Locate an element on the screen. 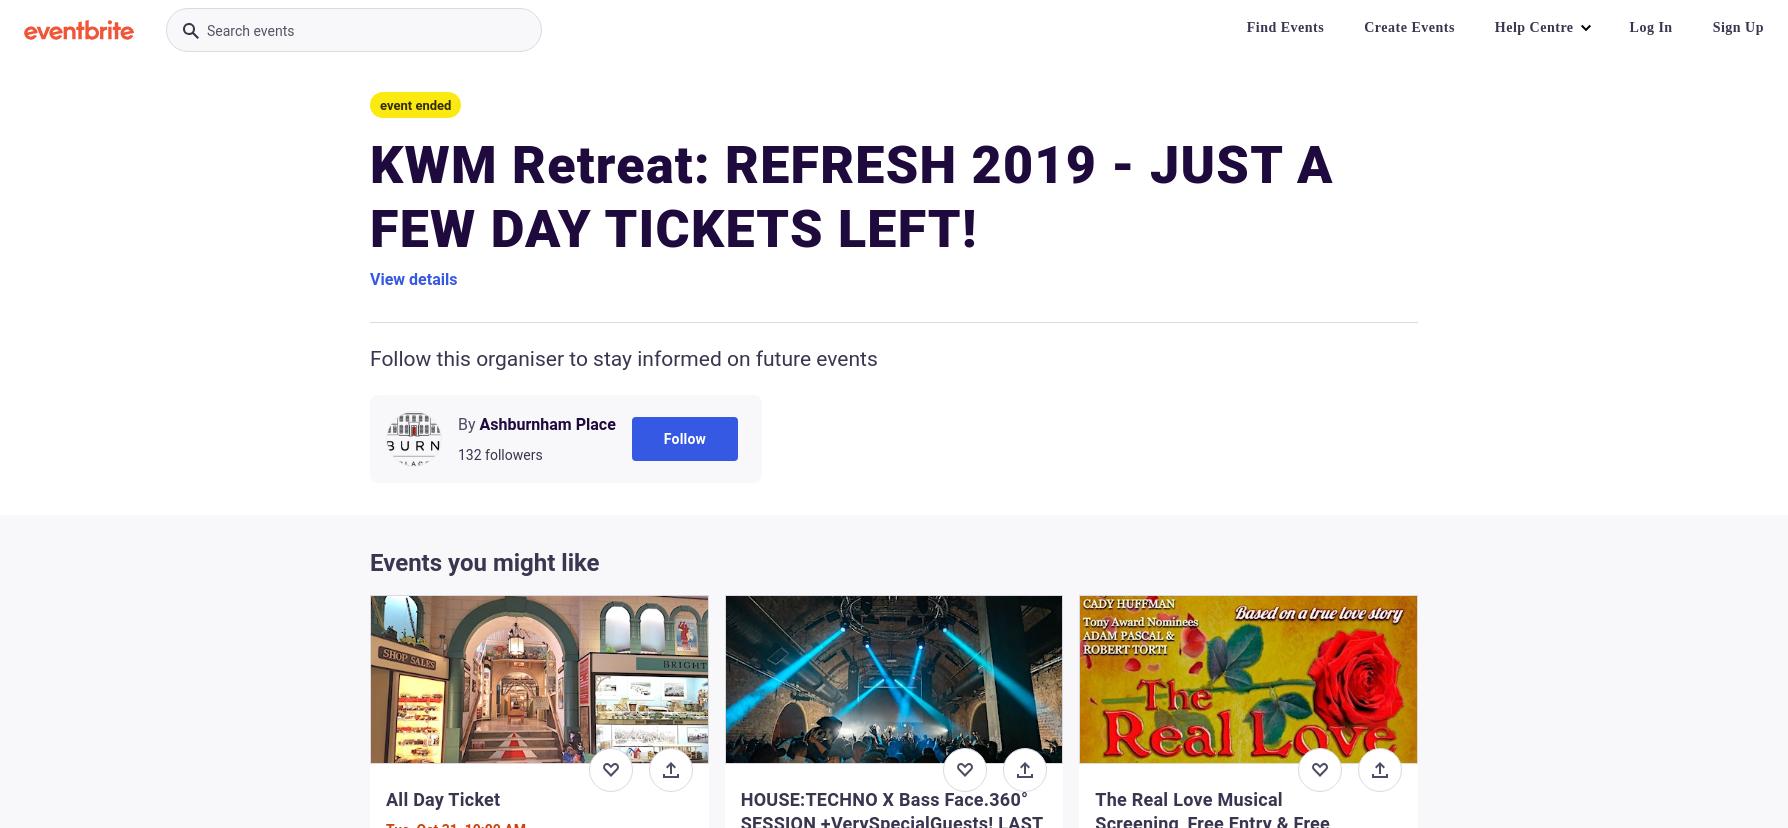  'Ashburnham Place' is located at coordinates (479, 424).